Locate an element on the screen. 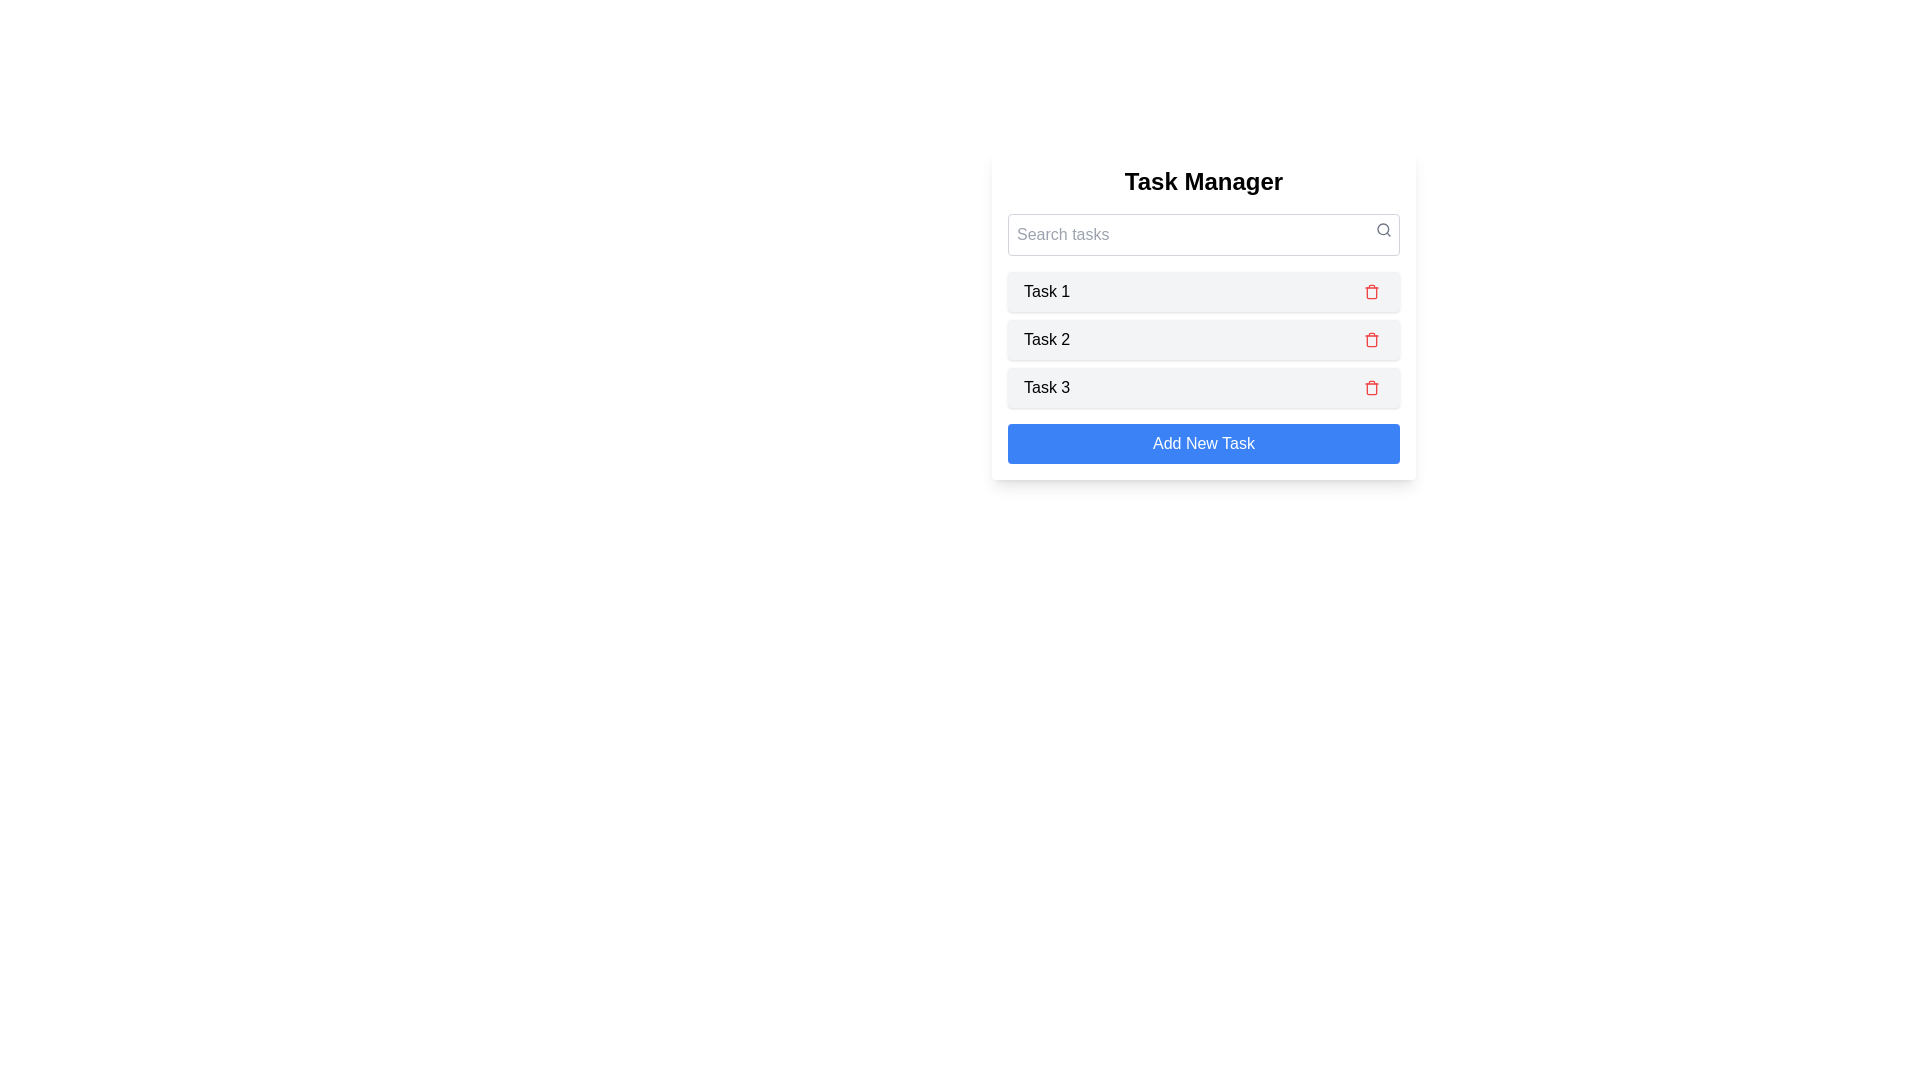  the delete icon for task 1 is located at coordinates (1371, 292).